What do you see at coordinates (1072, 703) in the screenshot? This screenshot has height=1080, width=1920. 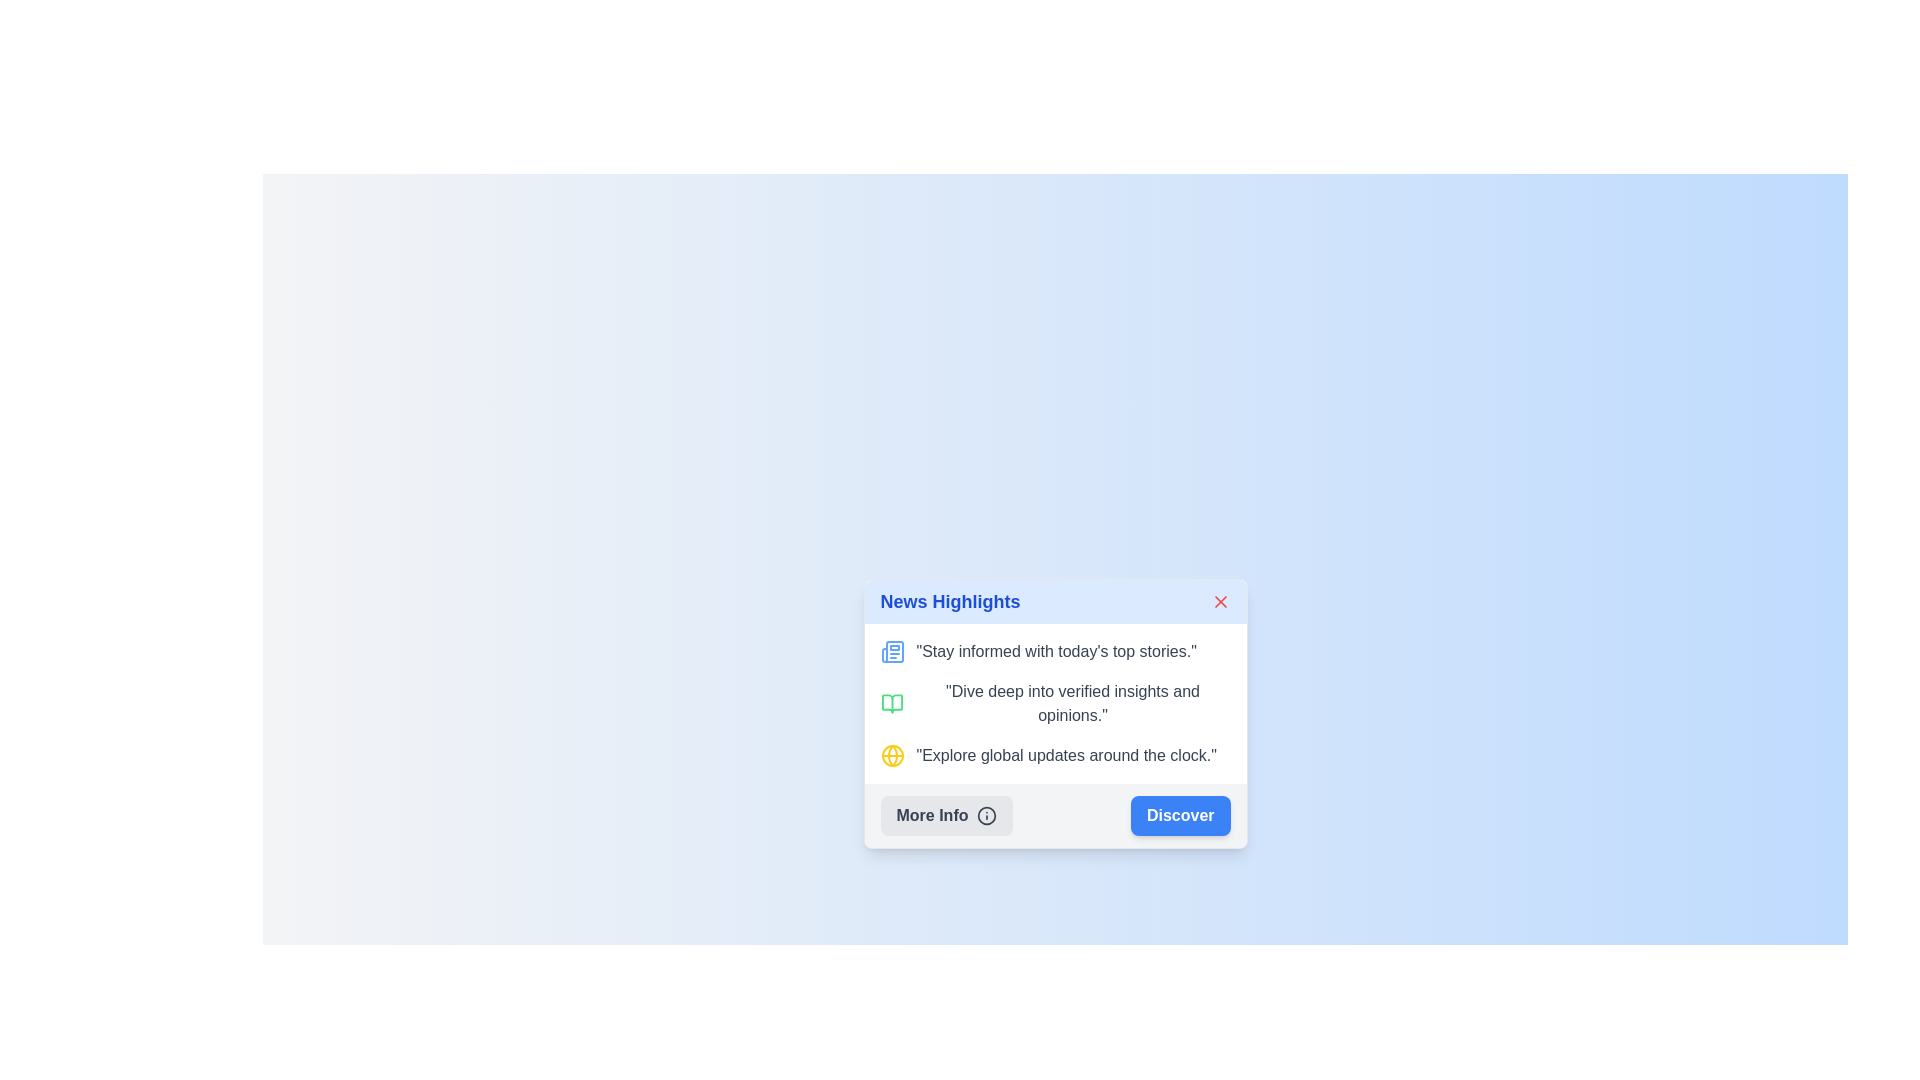 I see `the second static text entry in the 'News Highlights' card that provides information about verified insights and opinions` at bounding box center [1072, 703].